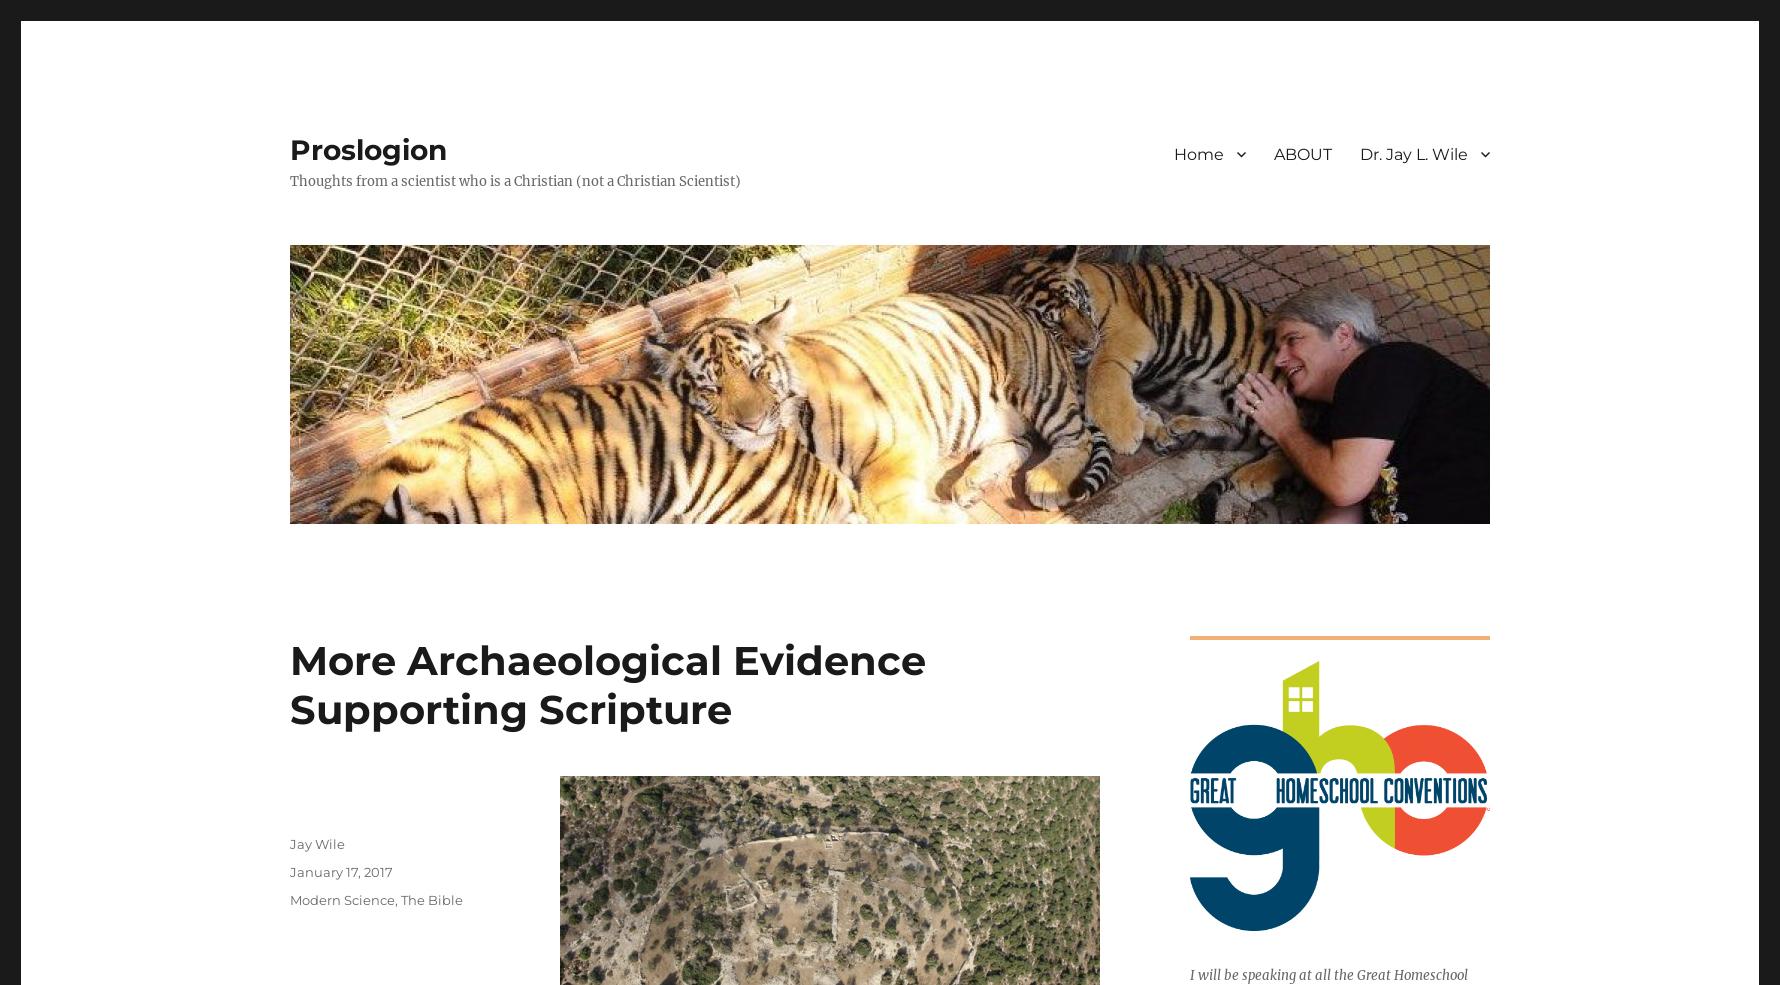 Image resolution: width=1780 pixels, height=985 pixels. I want to click on ',', so click(397, 899).